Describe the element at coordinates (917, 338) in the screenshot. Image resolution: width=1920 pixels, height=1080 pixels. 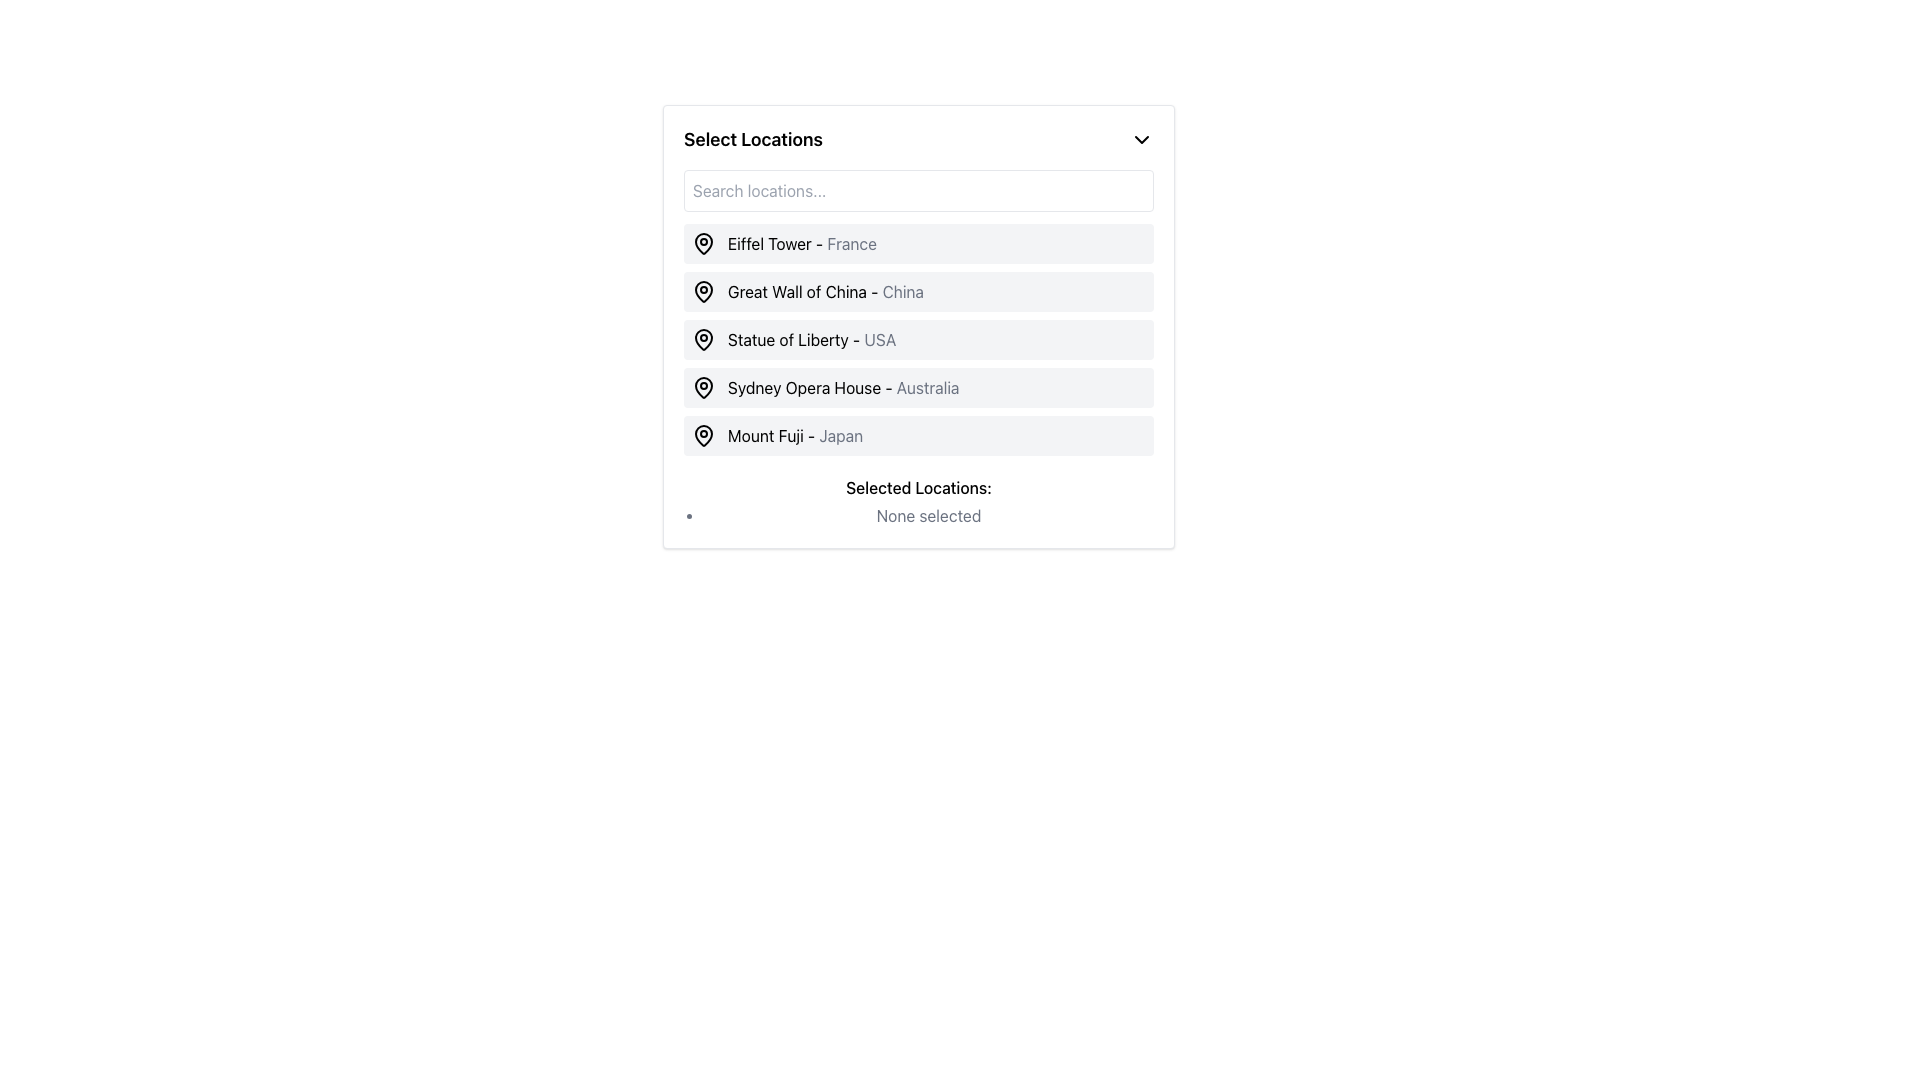
I see `the third selectable list item representing 'Statue of Liberty'` at that location.